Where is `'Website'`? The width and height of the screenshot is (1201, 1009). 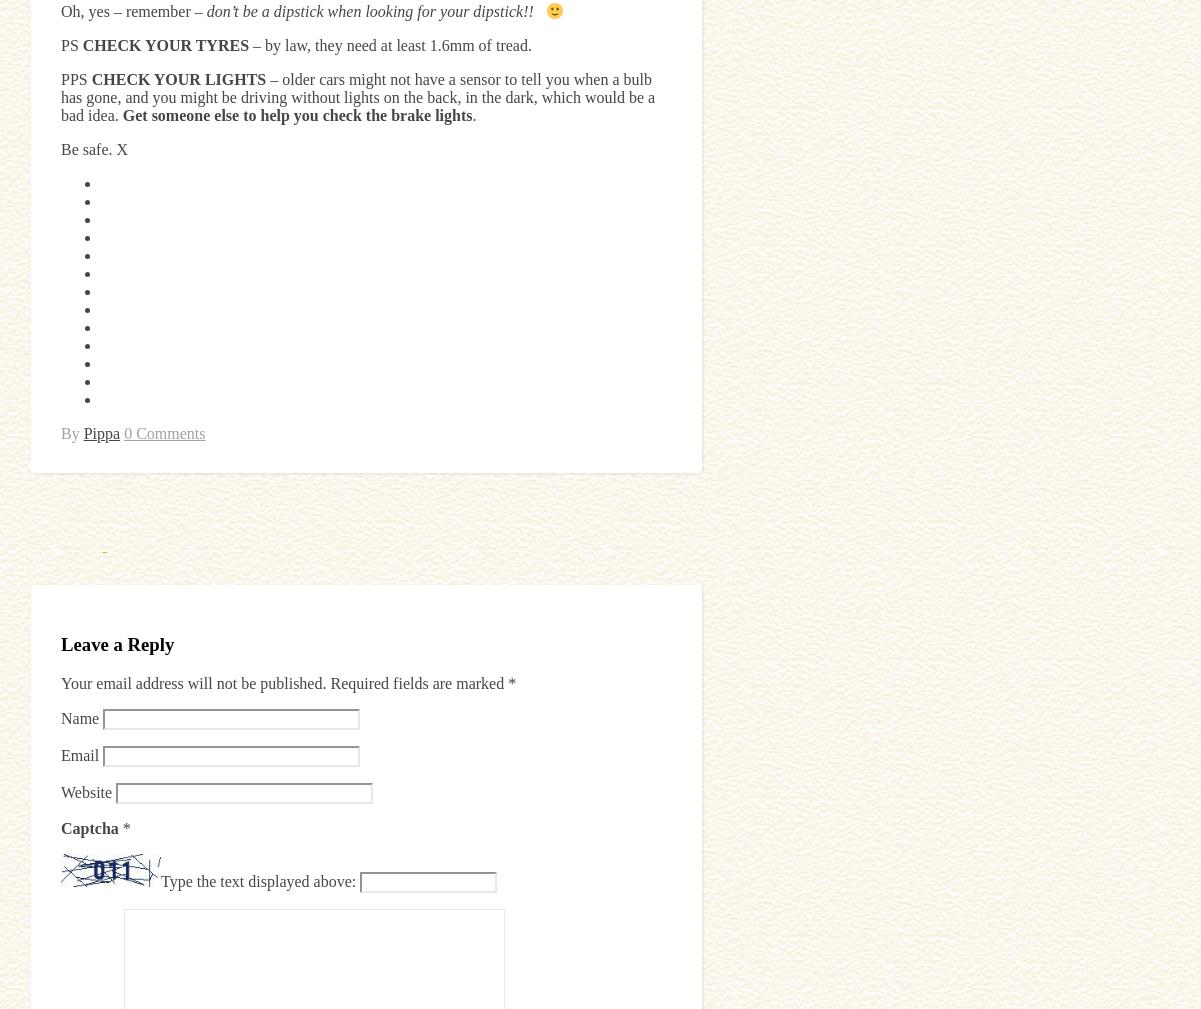 'Website' is located at coordinates (86, 791).